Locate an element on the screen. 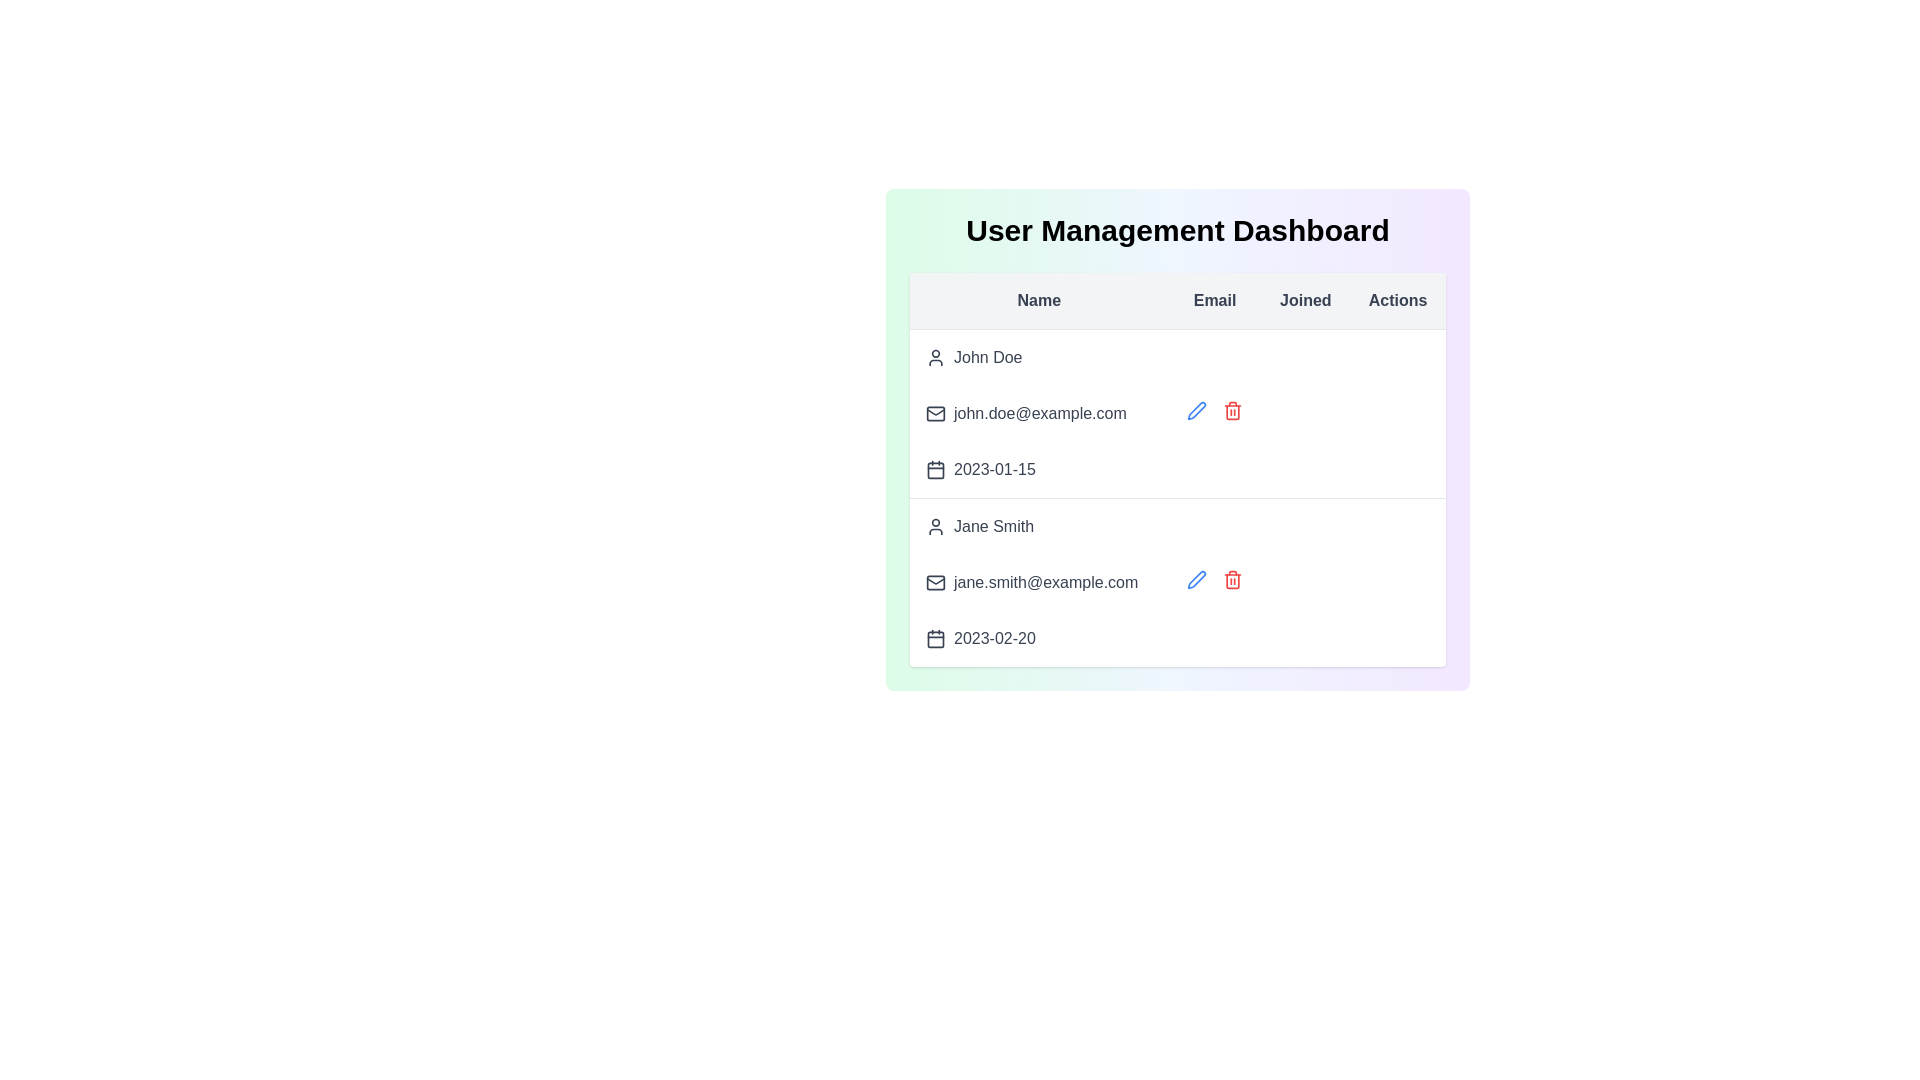 Image resolution: width=1920 pixels, height=1080 pixels. the edit icon for the user Jane Smith is located at coordinates (1196, 578).